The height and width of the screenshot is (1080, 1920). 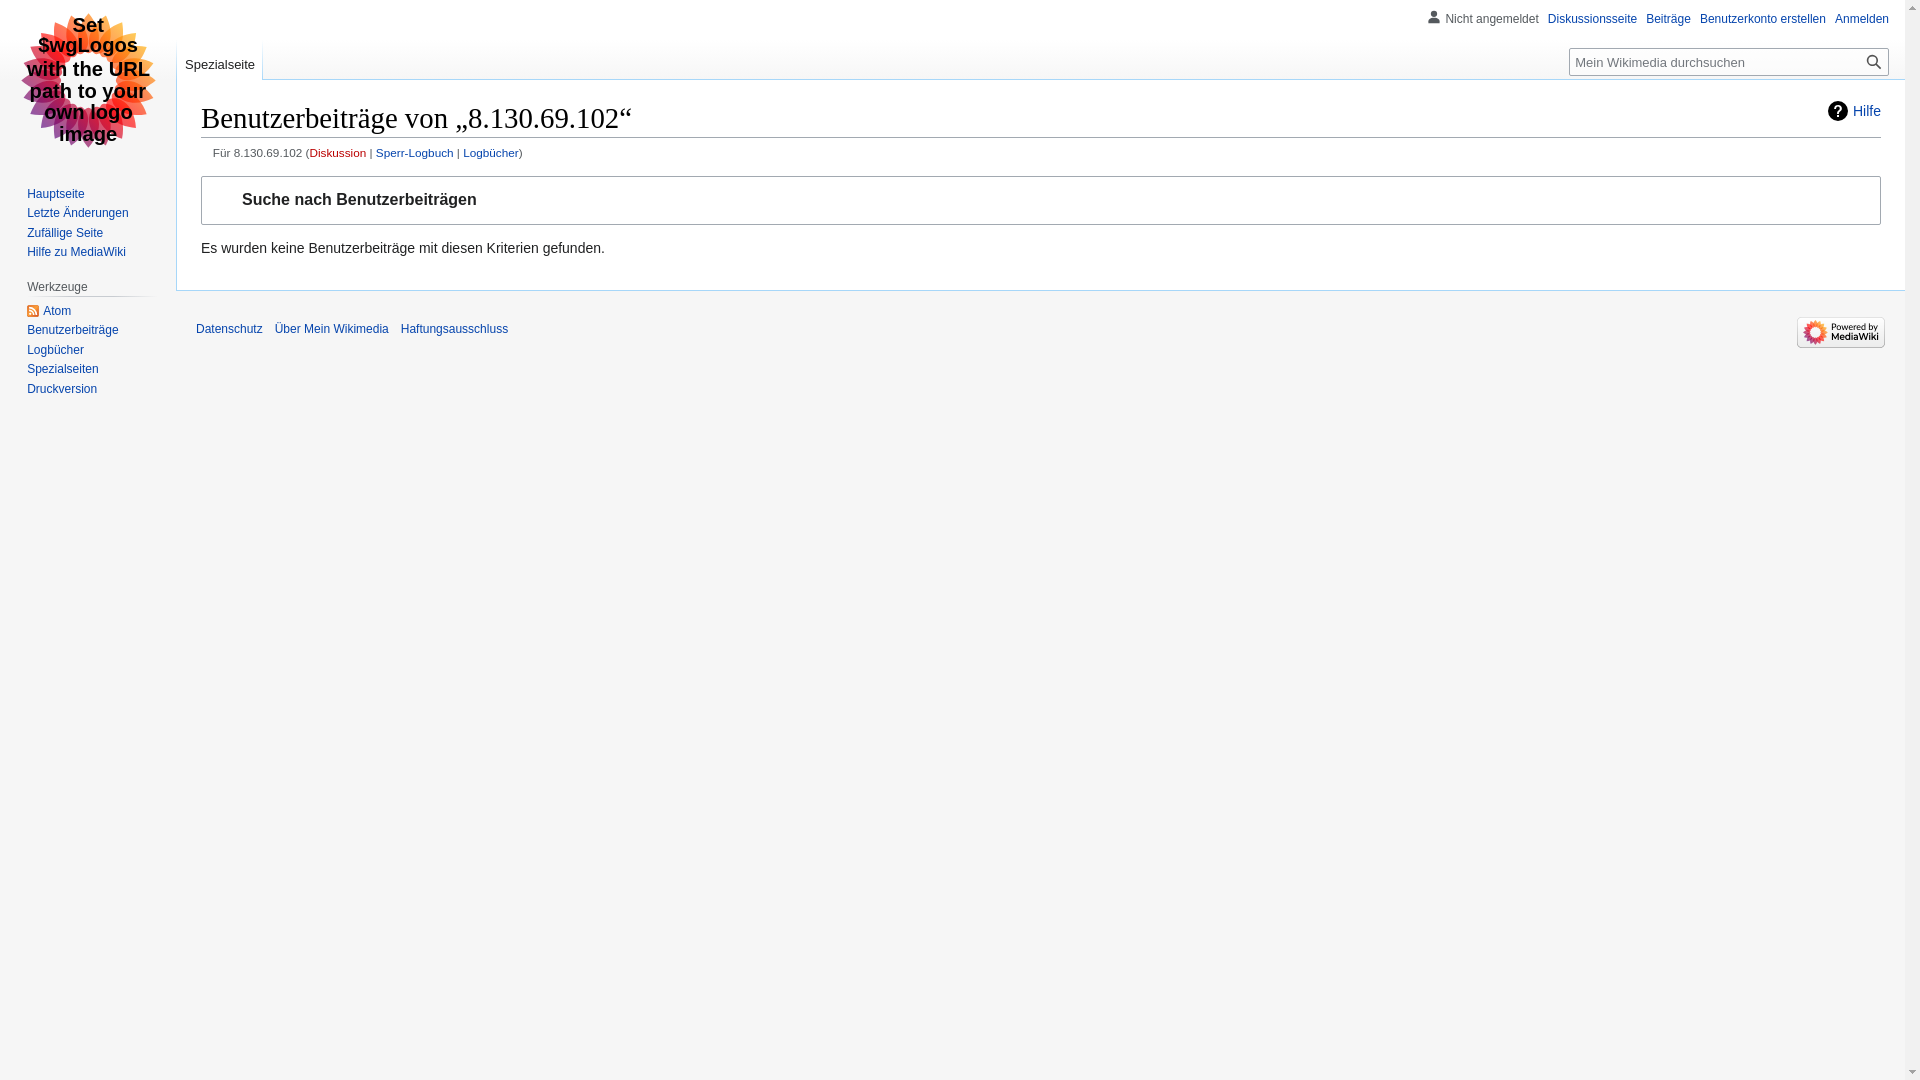 What do you see at coordinates (413, 151) in the screenshot?
I see `'Sperr-Logbuch'` at bounding box center [413, 151].